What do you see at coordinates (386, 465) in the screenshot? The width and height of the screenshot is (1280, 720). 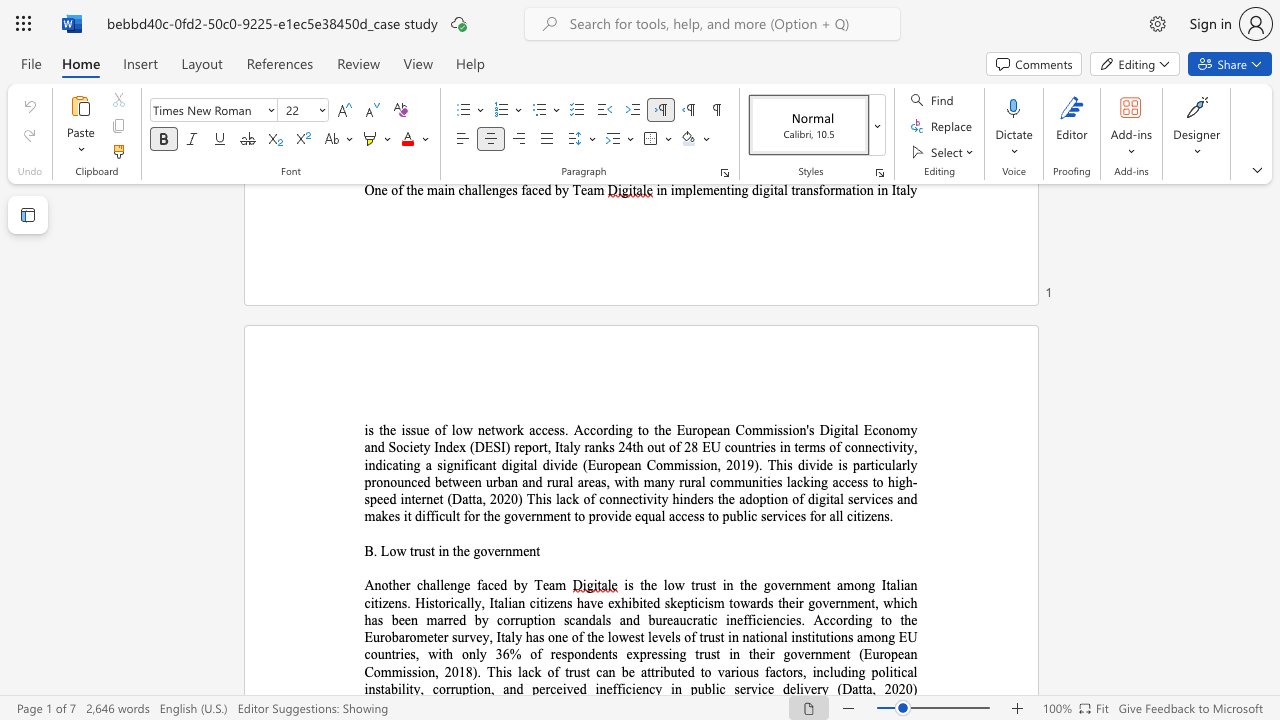 I see `the subset text "cat" within the text "indicating"` at bounding box center [386, 465].